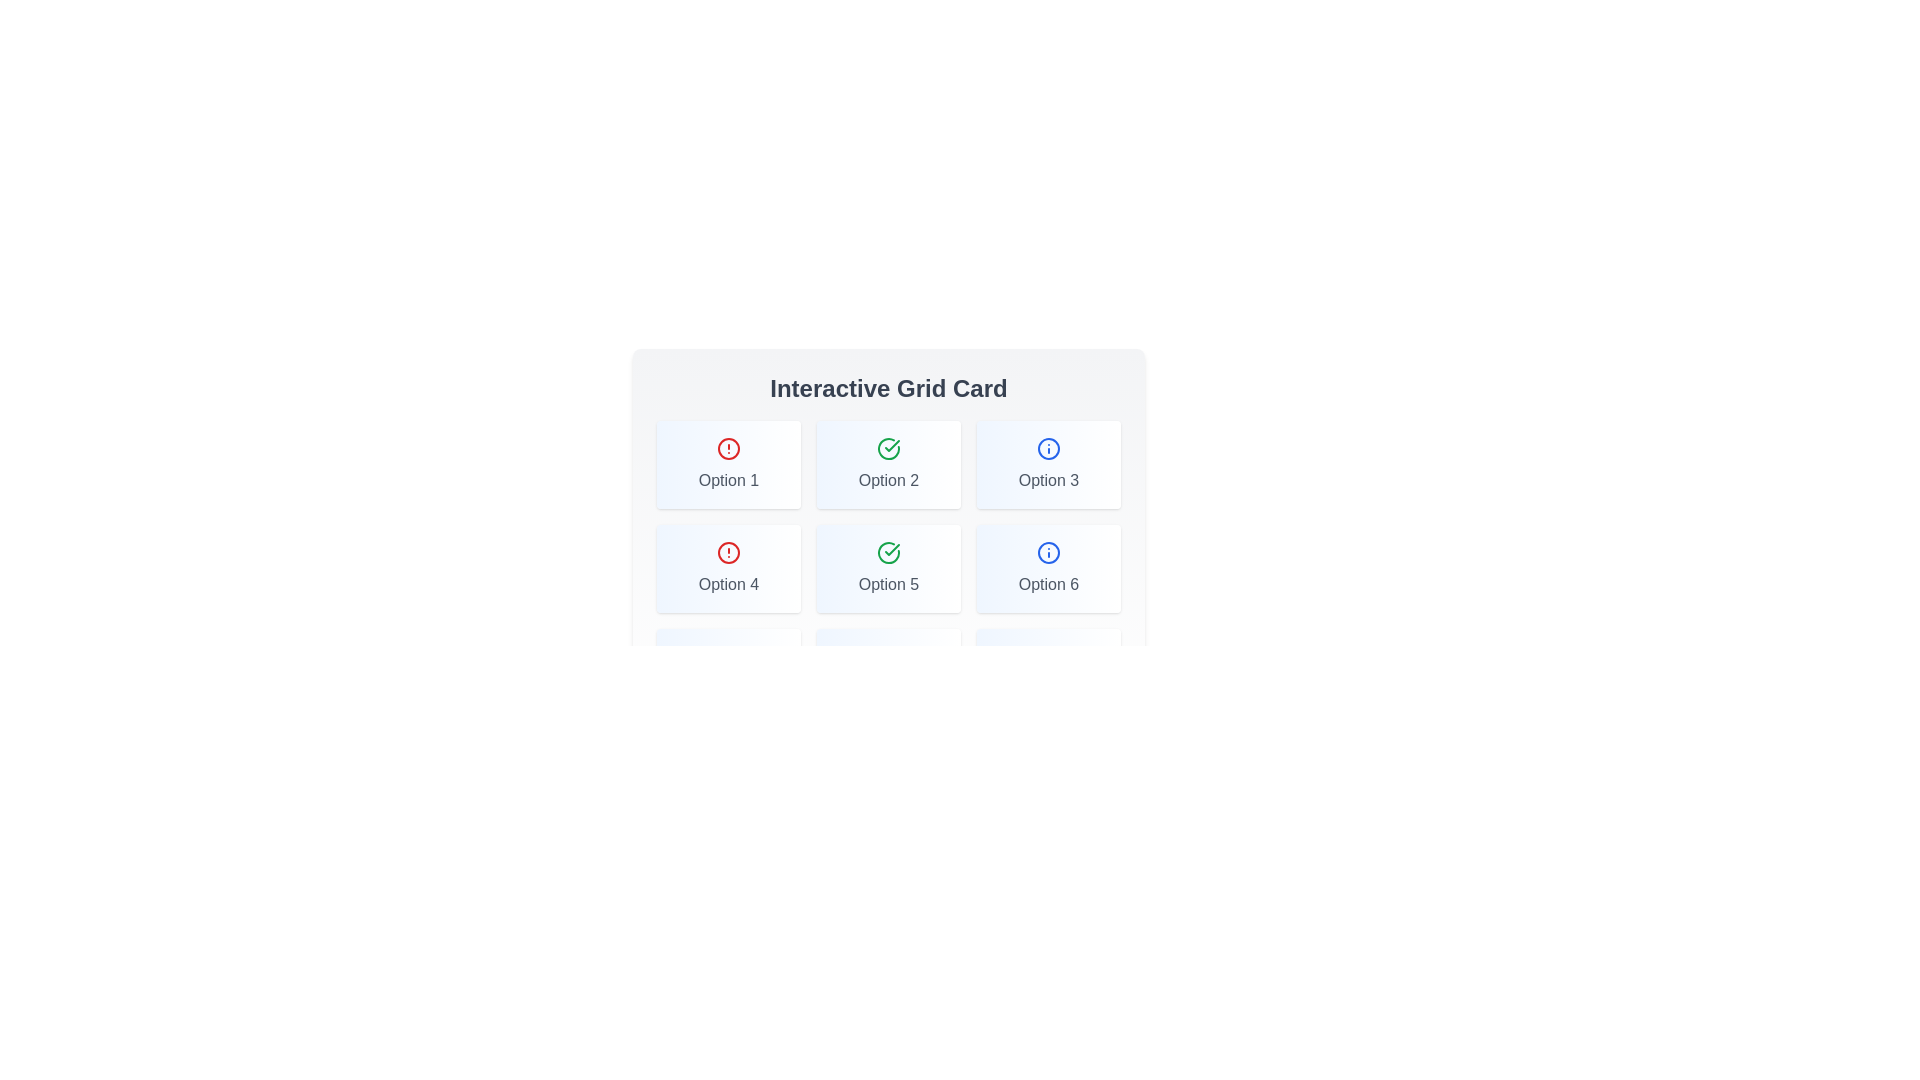  I want to click on the informational icon within the 'Option 3' box of the 'Interactive Grid Card', so click(1048, 447).